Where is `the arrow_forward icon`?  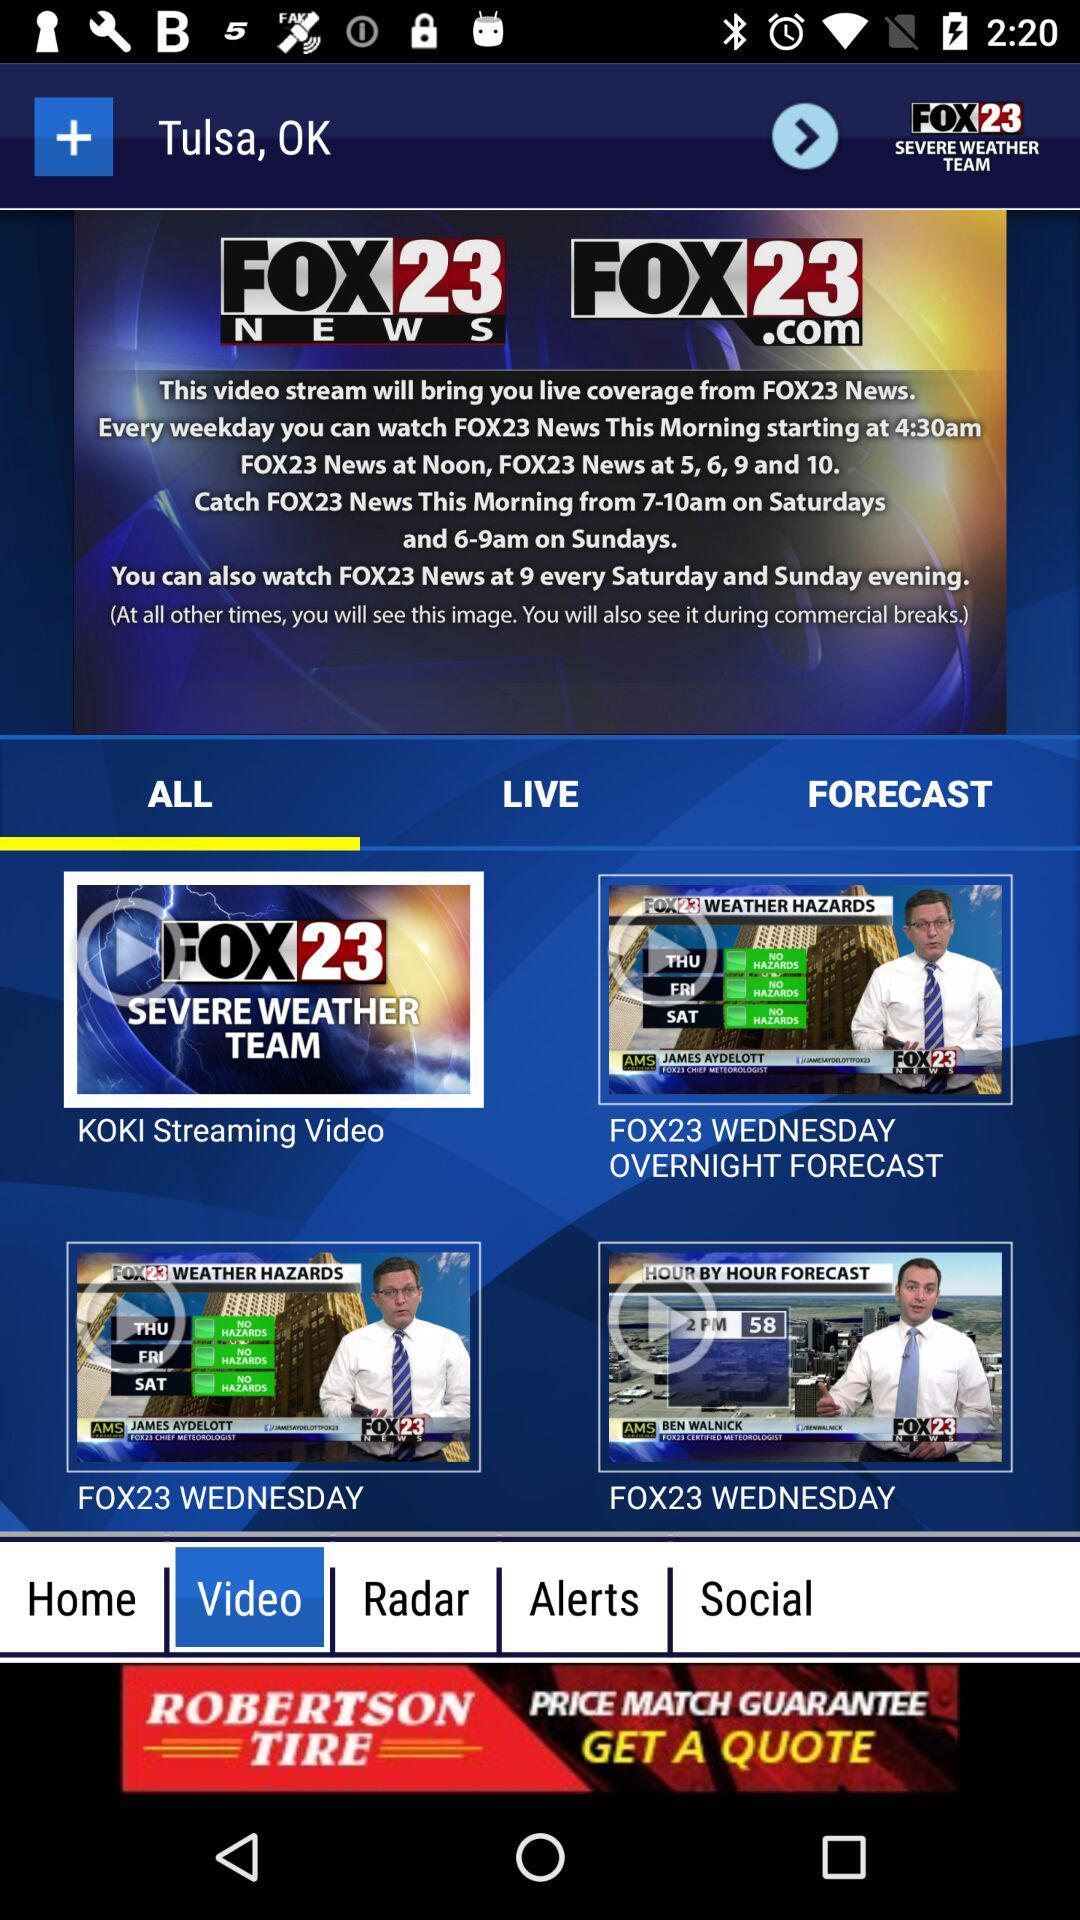
the arrow_forward icon is located at coordinates (804, 135).